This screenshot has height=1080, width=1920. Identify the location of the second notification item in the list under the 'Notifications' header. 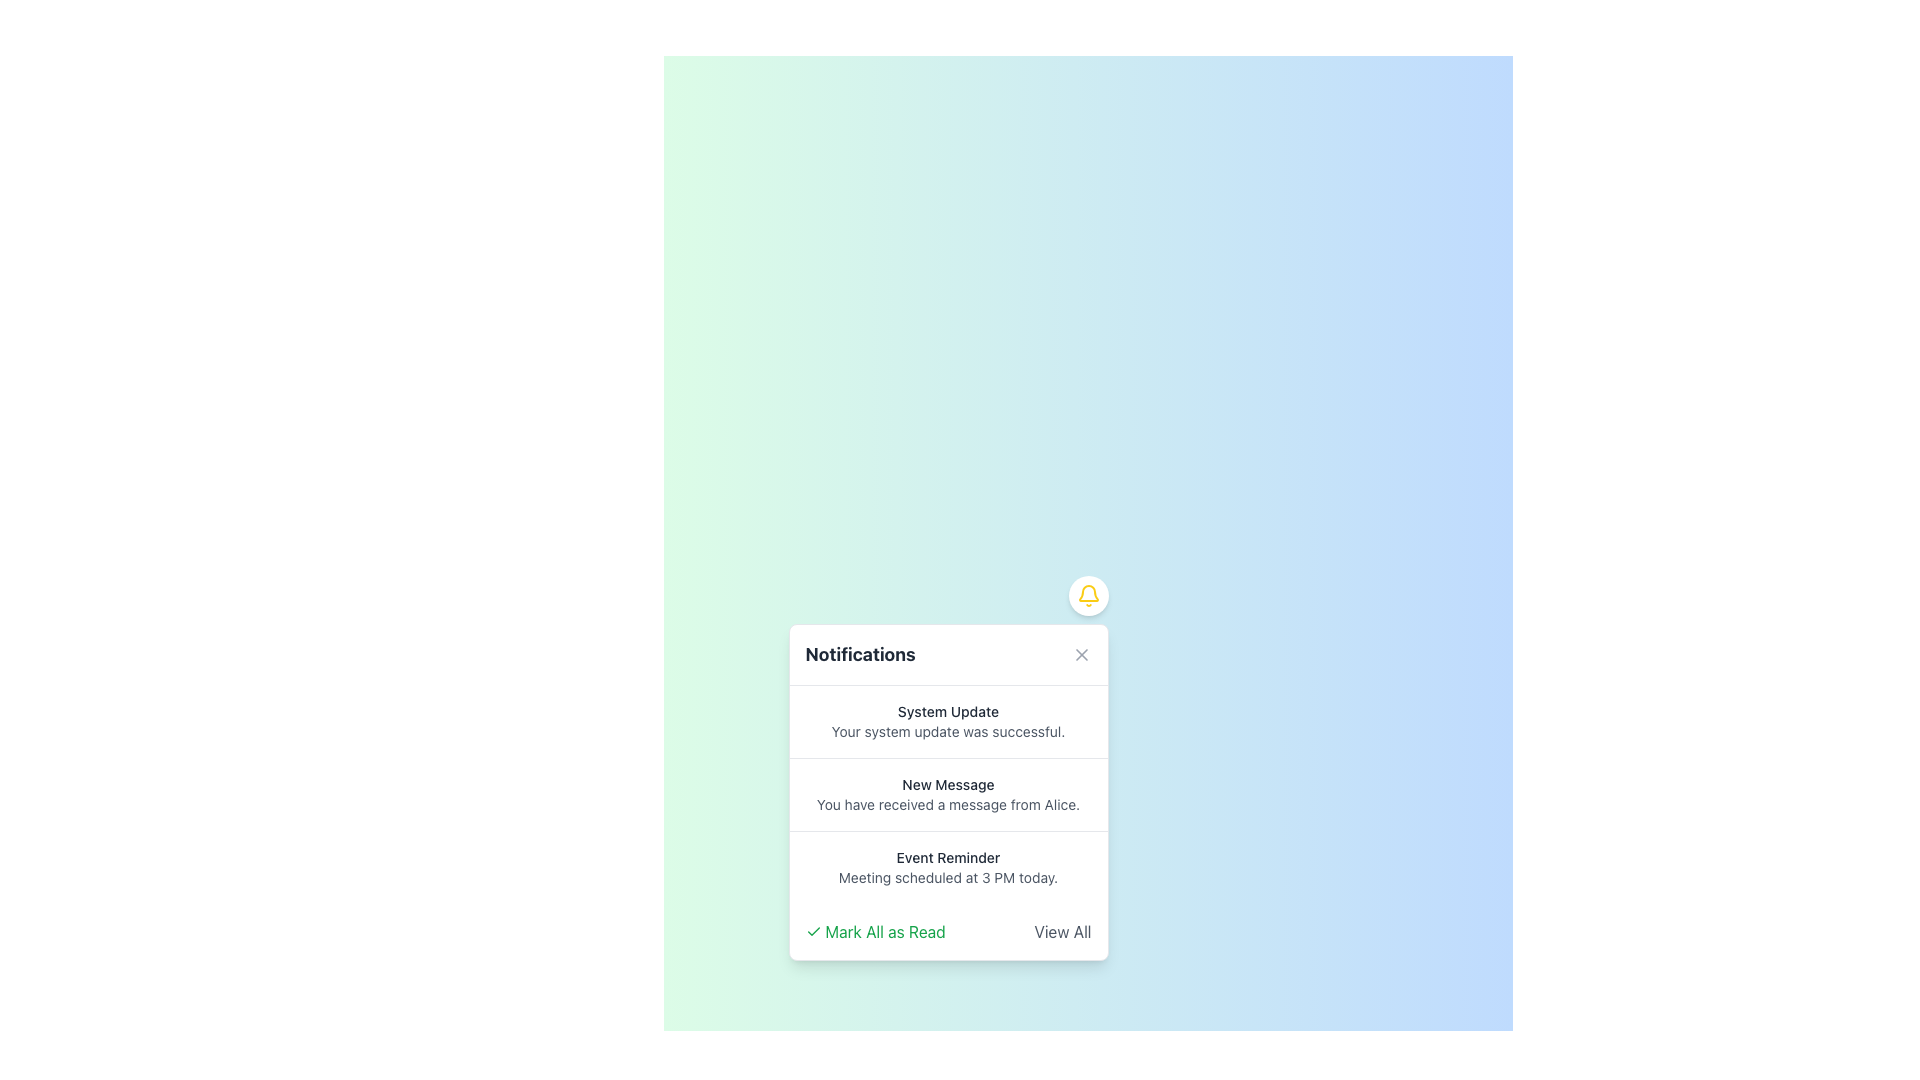
(947, 793).